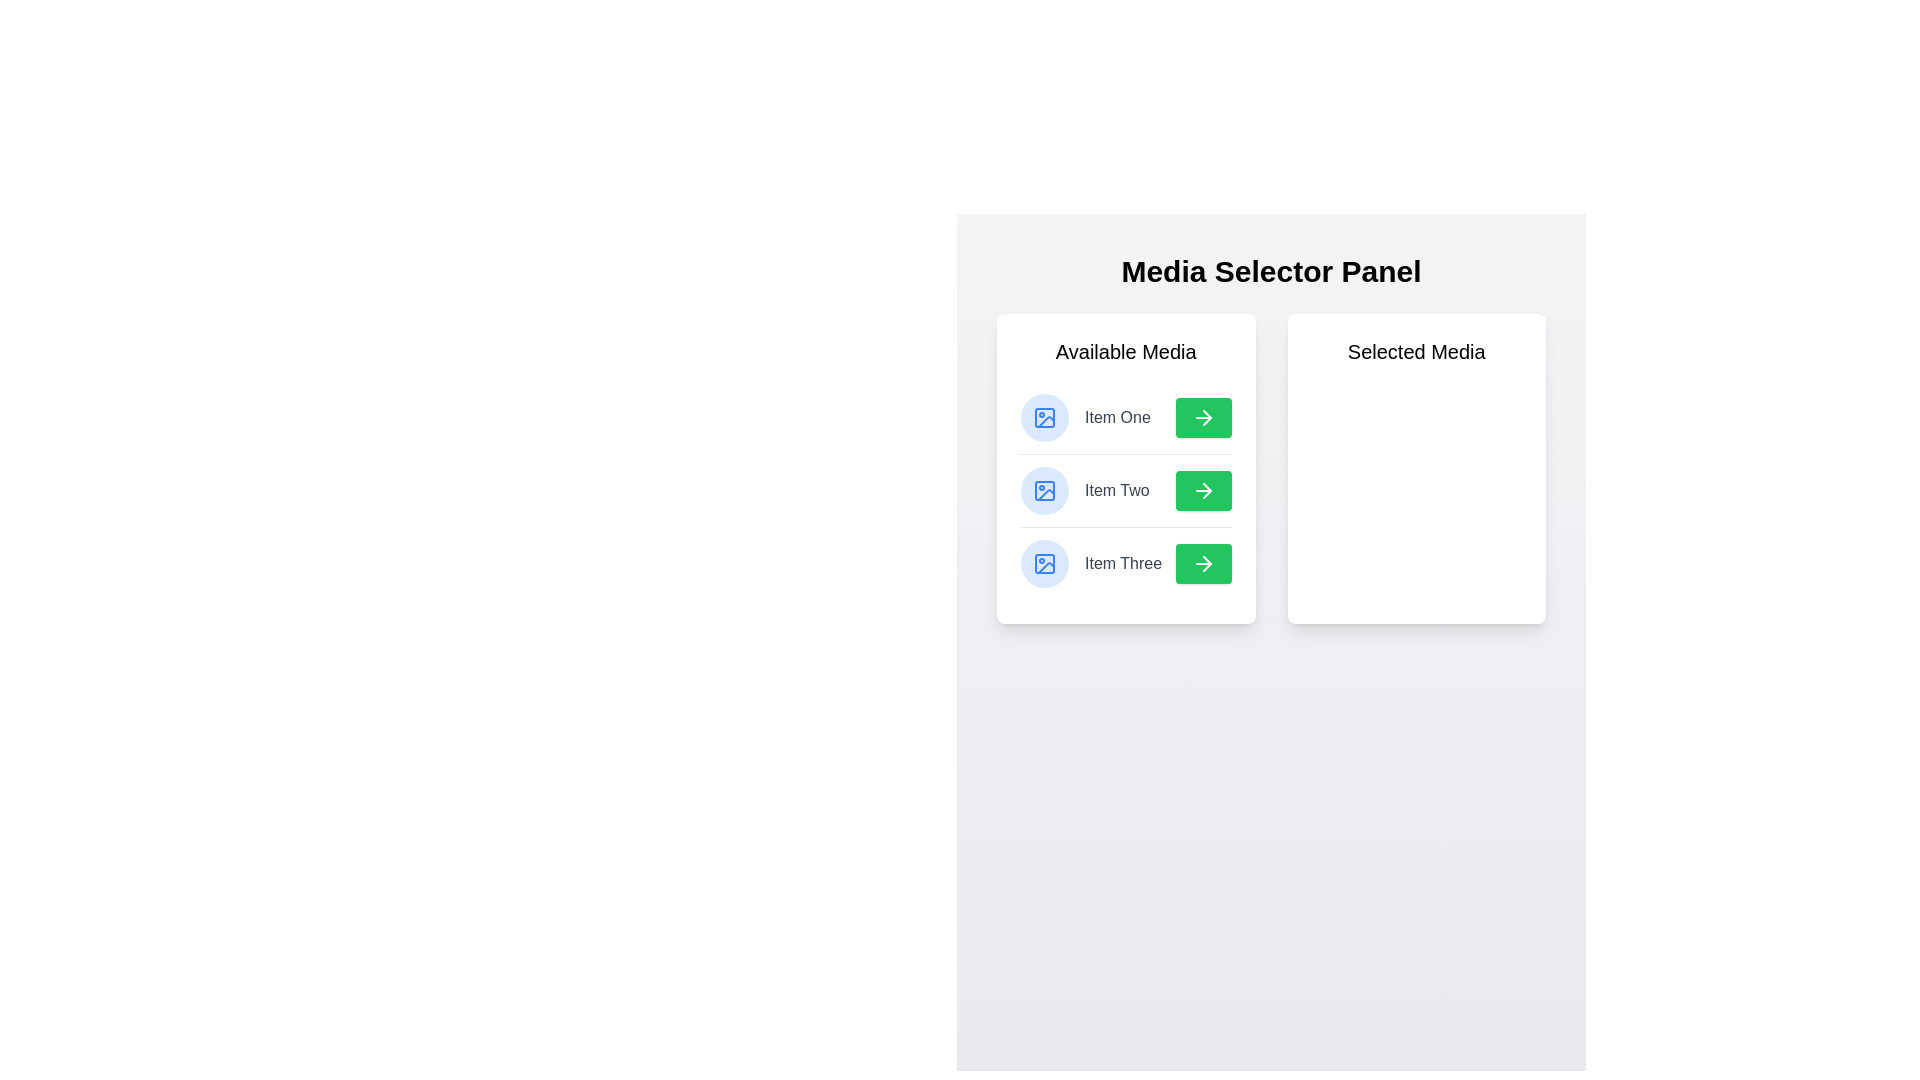 This screenshot has height=1080, width=1920. I want to click on the arrow icon in the third list item of the 'Available Media' section, so click(1205, 563).